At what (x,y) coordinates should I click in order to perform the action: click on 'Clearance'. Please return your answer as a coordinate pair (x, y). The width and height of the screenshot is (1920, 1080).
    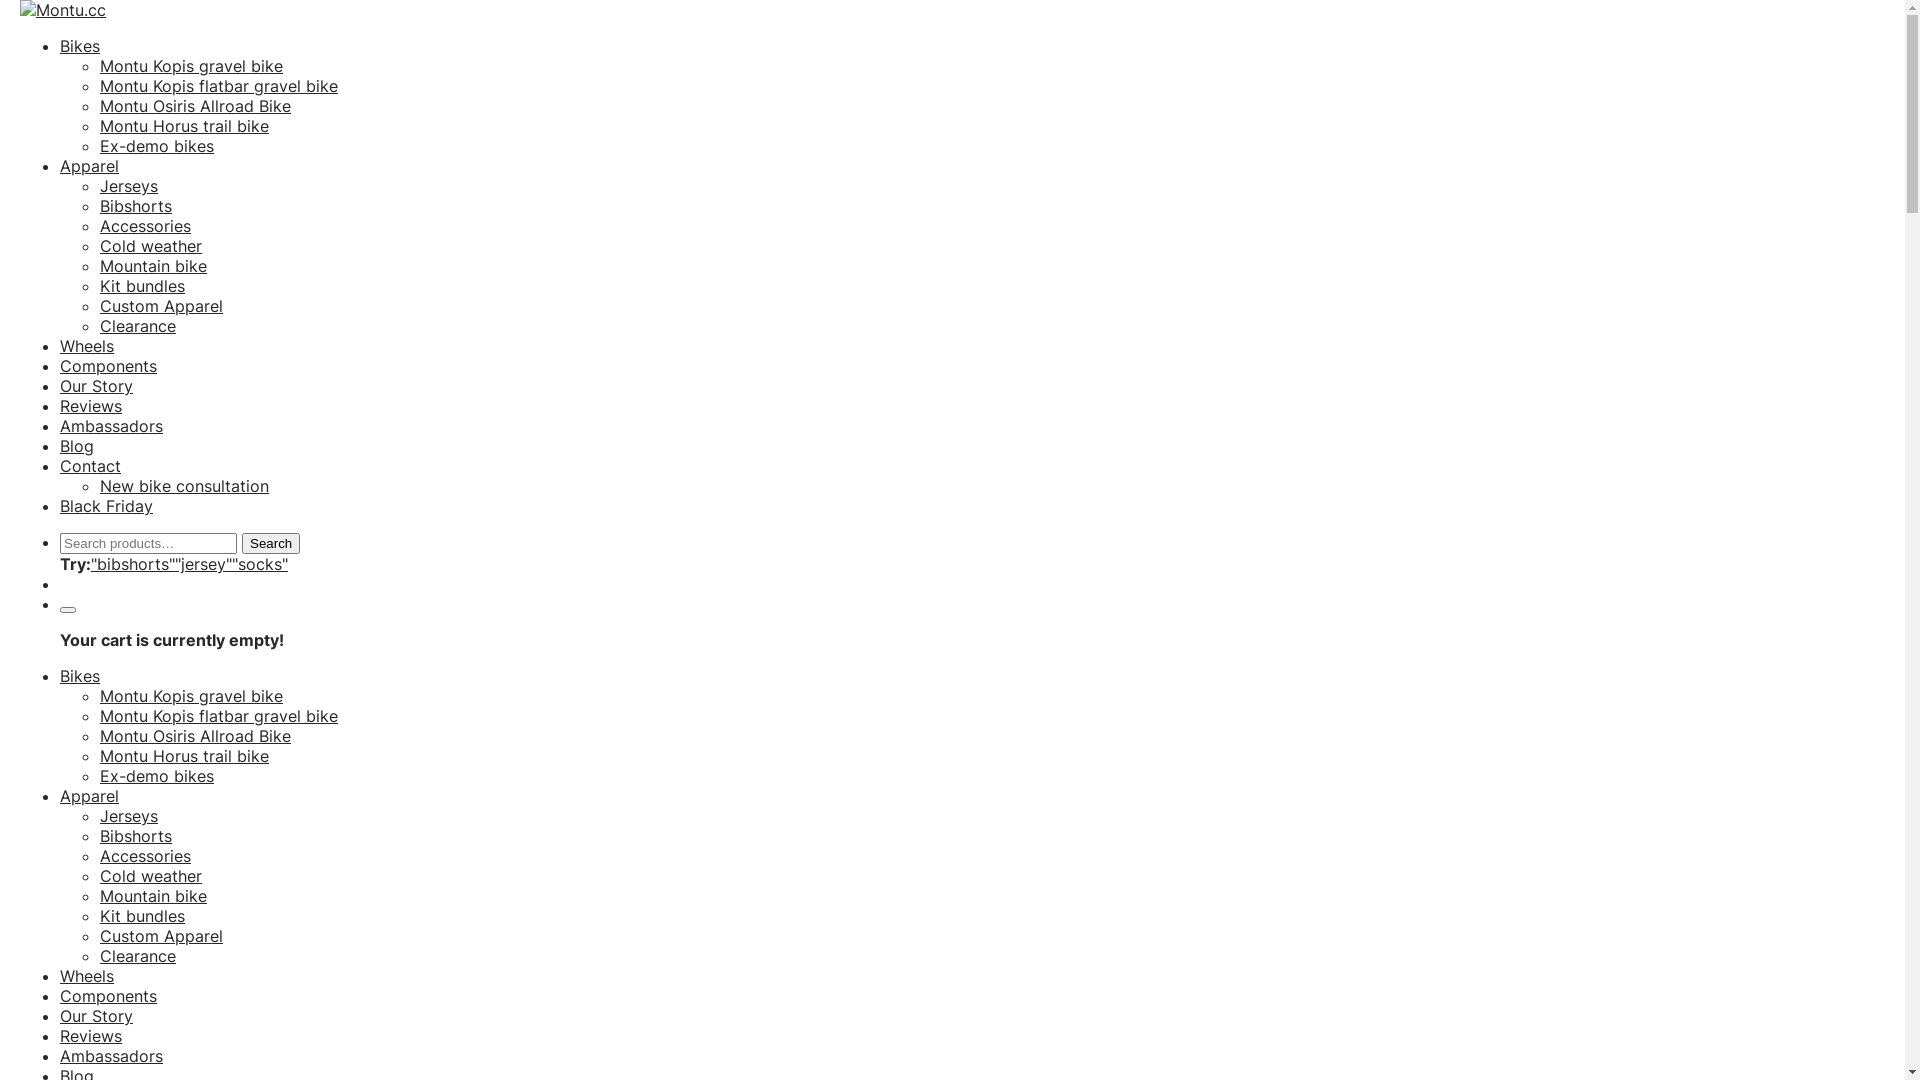
    Looking at the image, I should click on (137, 325).